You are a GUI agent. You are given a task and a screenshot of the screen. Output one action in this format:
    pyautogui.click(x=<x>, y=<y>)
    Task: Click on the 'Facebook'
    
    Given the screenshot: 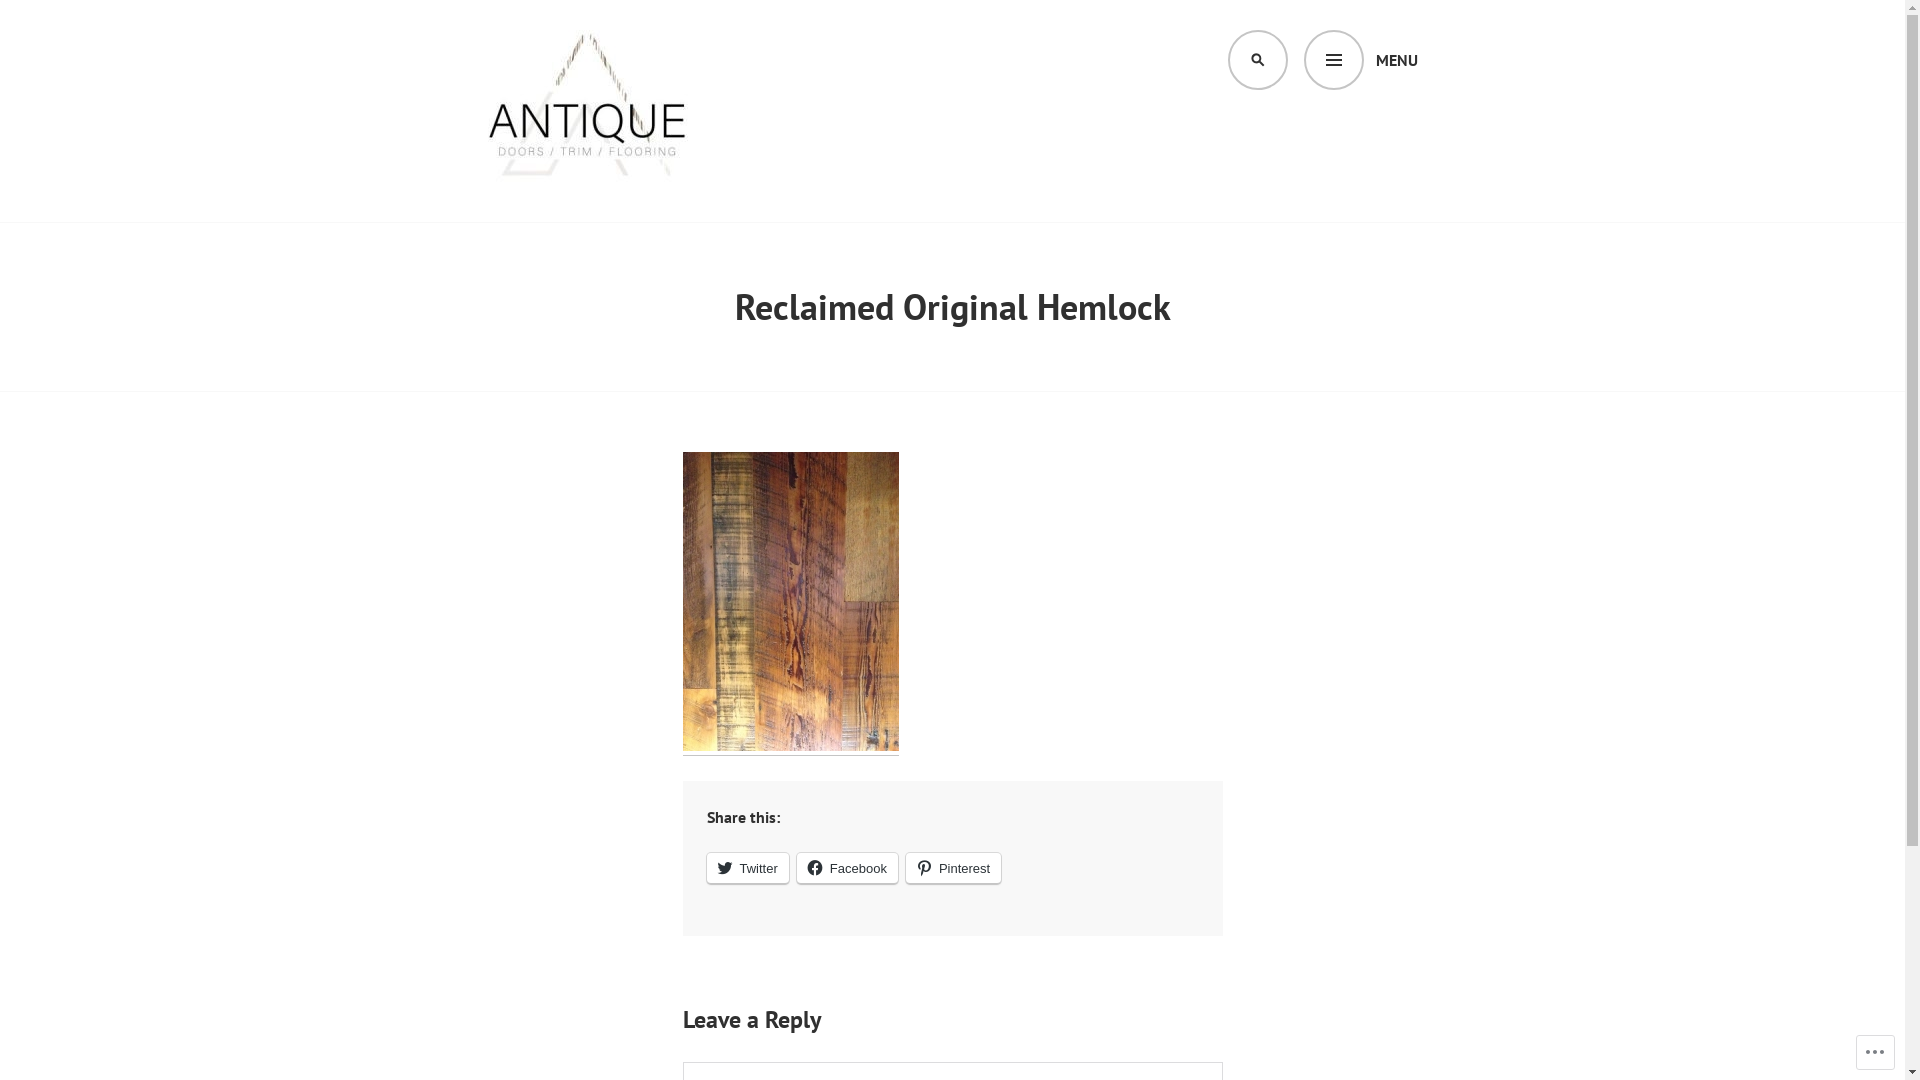 What is the action you would take?
    pyautogui.click(x=795, y=867)
    